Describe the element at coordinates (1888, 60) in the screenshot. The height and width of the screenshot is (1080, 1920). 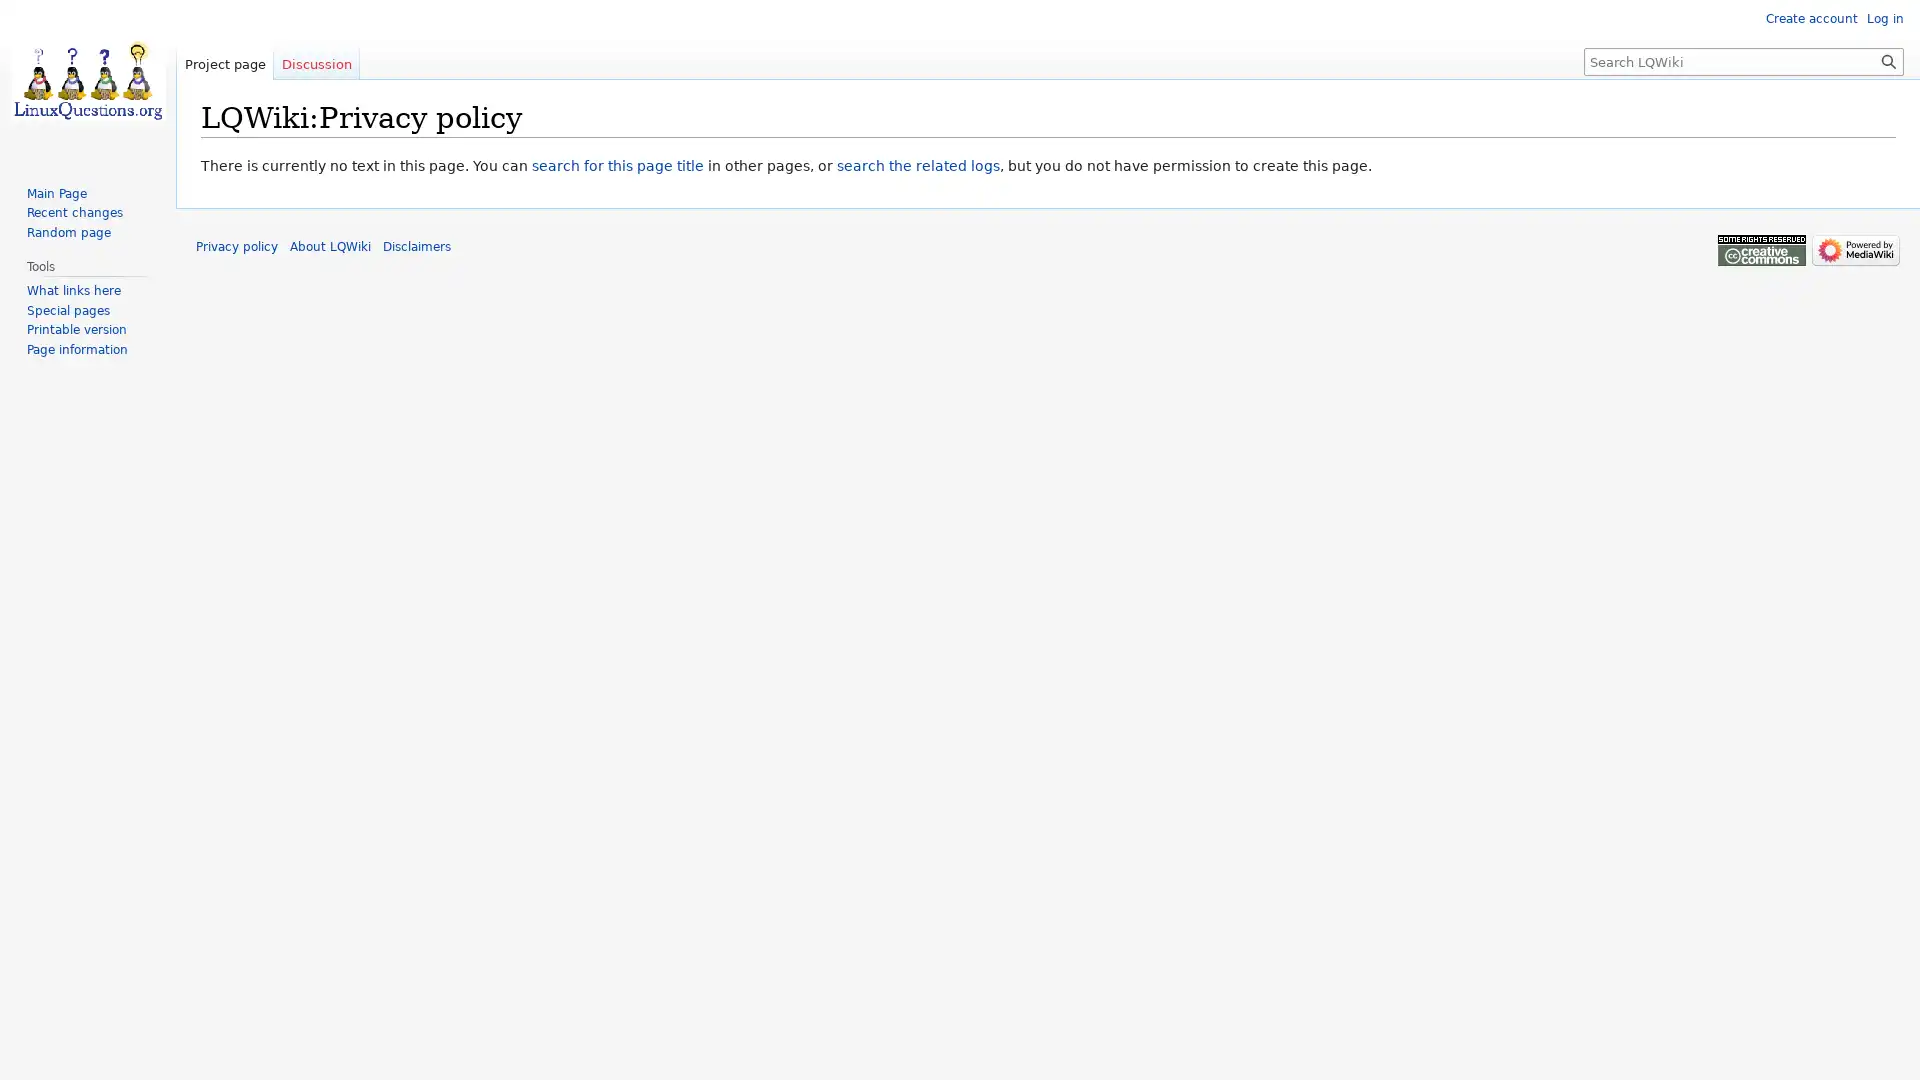
I see `Search` at that location.